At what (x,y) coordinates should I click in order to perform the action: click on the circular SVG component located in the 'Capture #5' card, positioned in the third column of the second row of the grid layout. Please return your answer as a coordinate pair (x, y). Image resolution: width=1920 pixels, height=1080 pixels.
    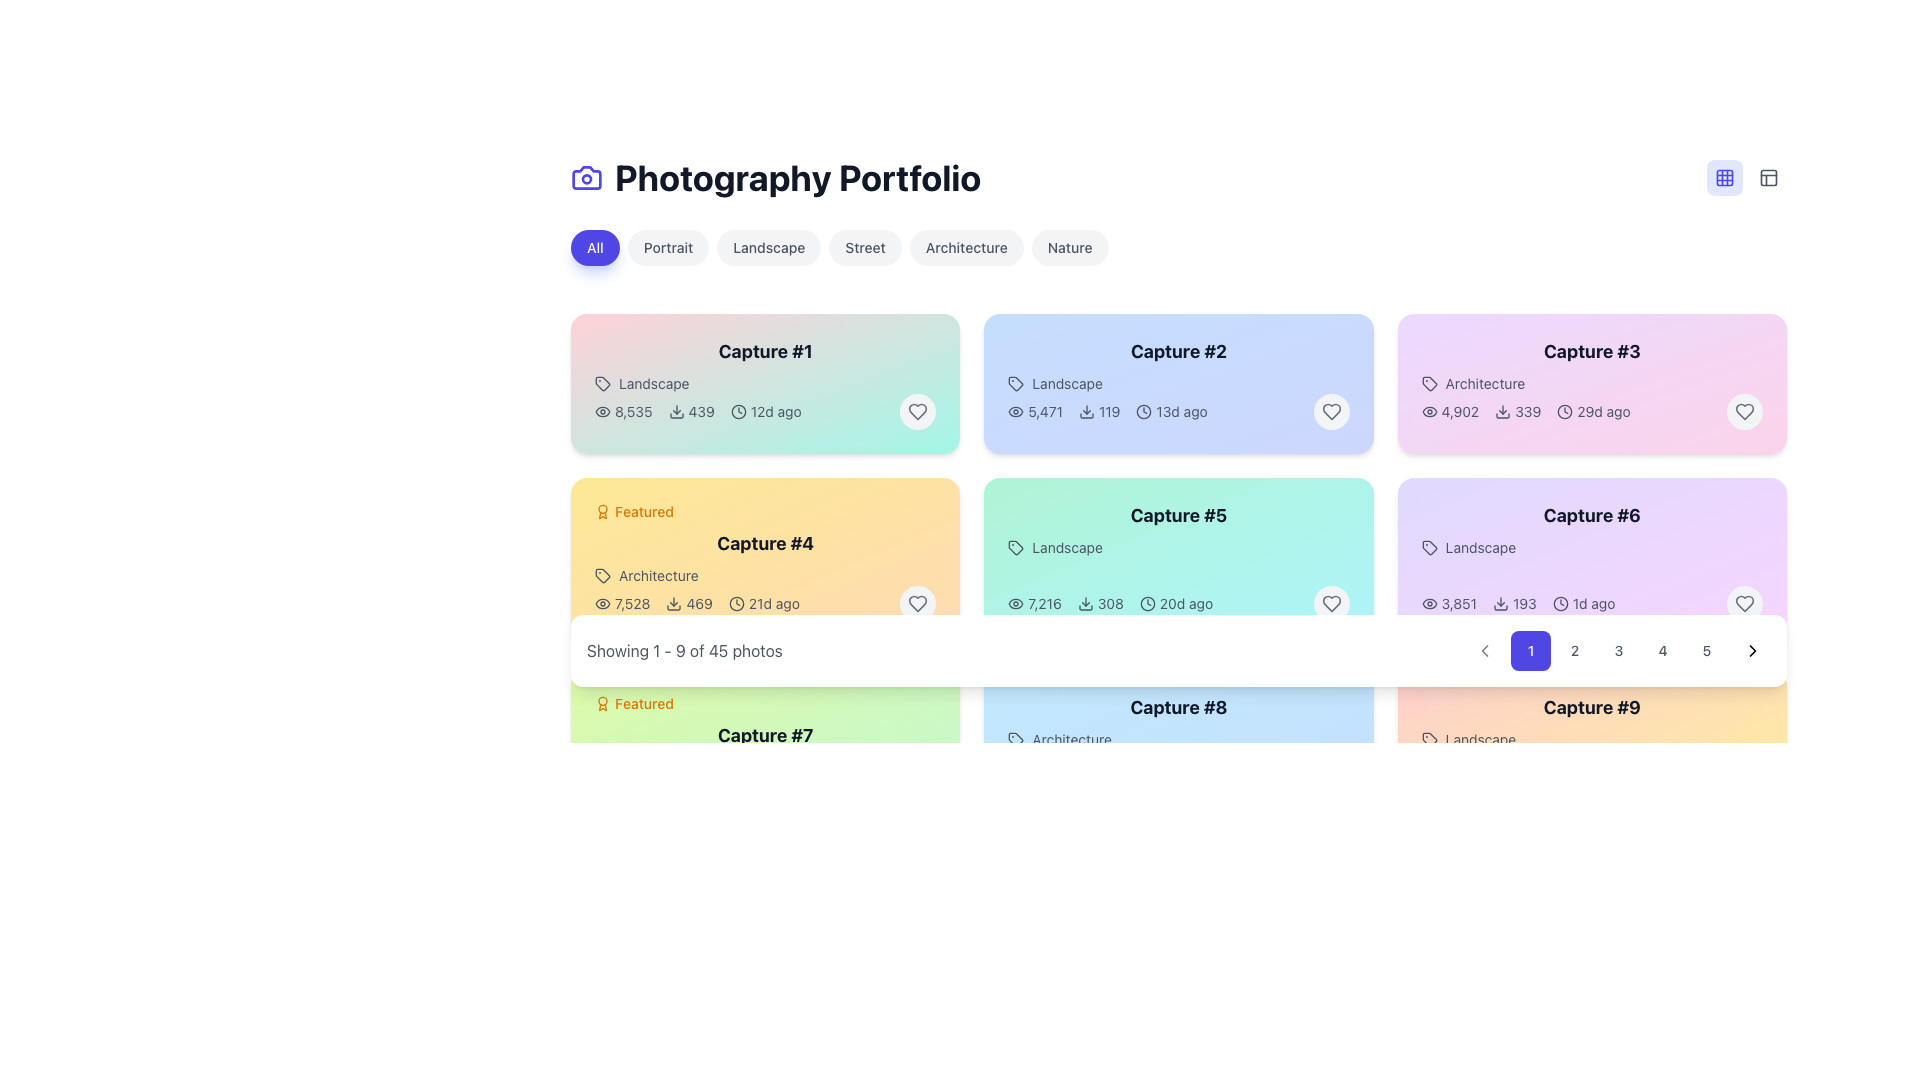
    Looking at the image, I should click on (1147, 603).